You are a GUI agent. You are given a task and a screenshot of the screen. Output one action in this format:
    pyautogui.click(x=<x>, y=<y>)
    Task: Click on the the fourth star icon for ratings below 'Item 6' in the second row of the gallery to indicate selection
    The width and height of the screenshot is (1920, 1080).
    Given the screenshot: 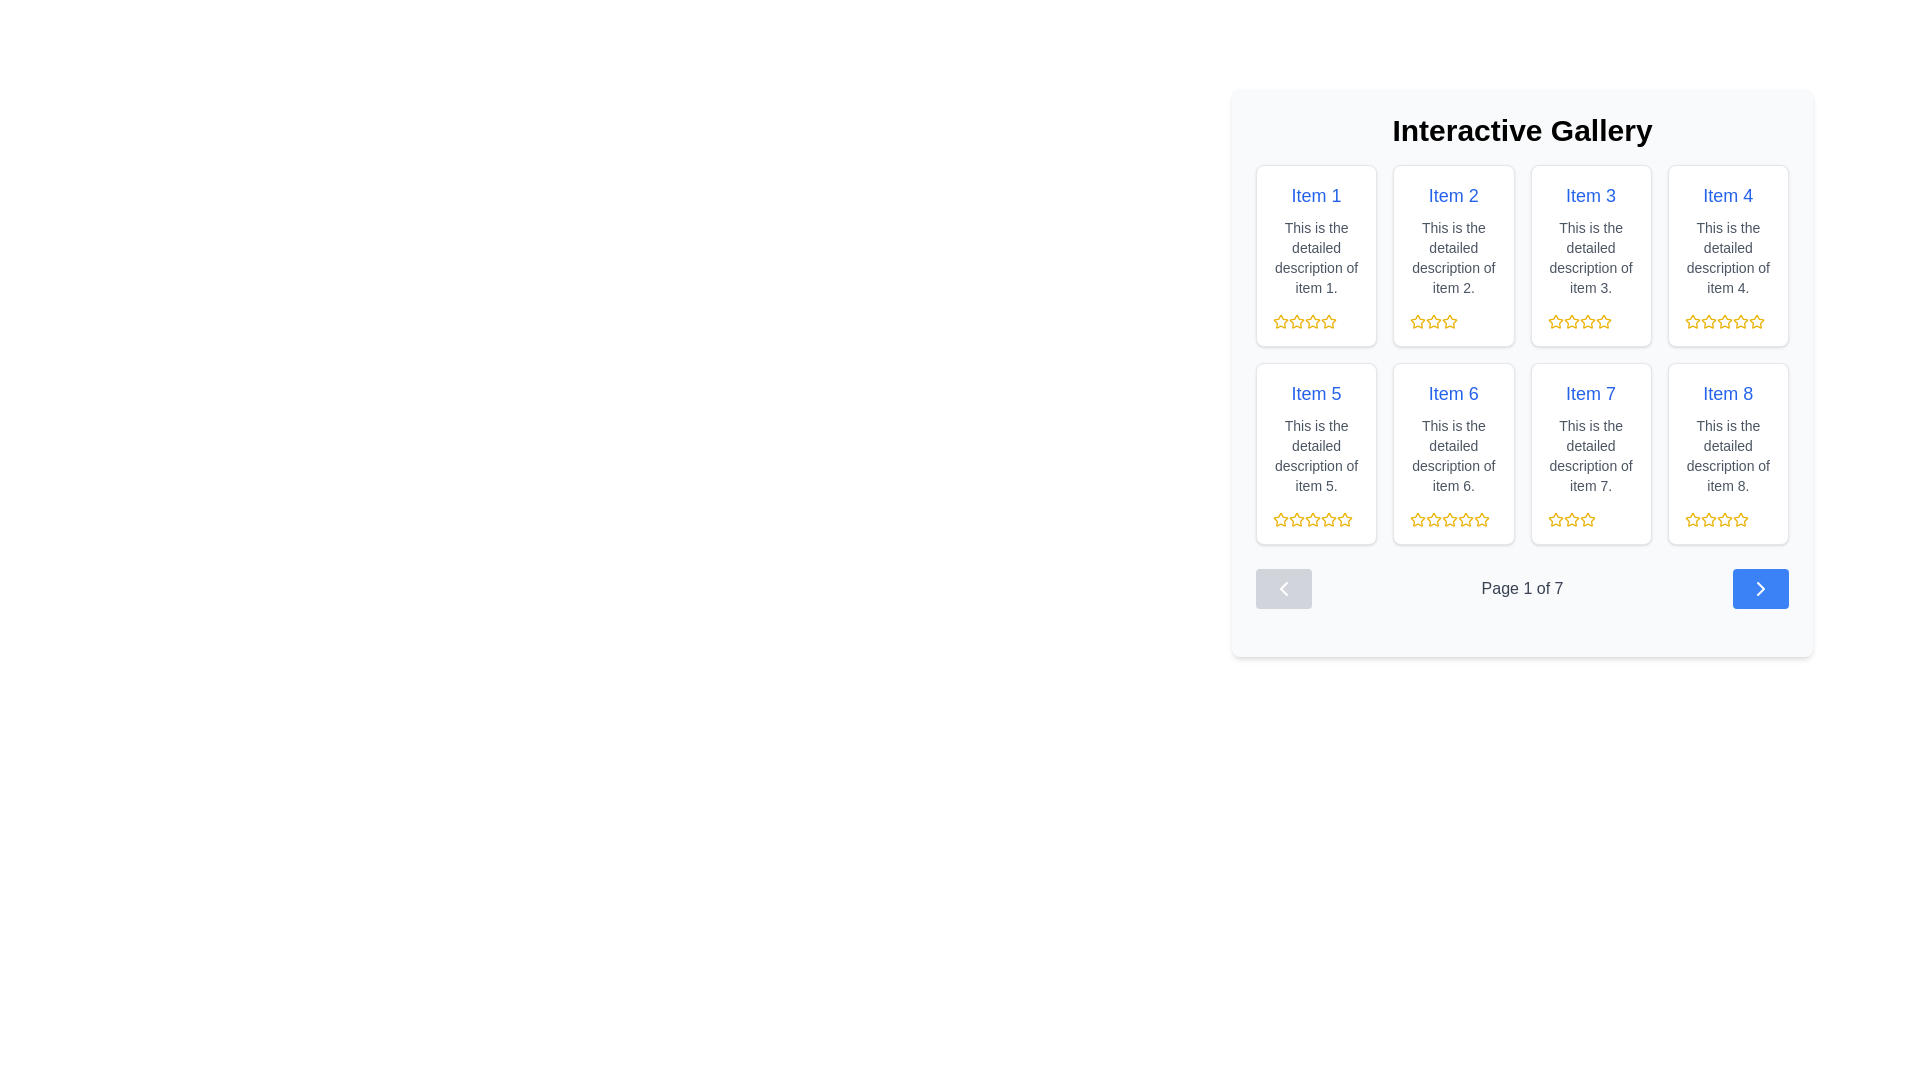 What is the action you would take?
    pyautogui.click(x=1450, y=519)
    